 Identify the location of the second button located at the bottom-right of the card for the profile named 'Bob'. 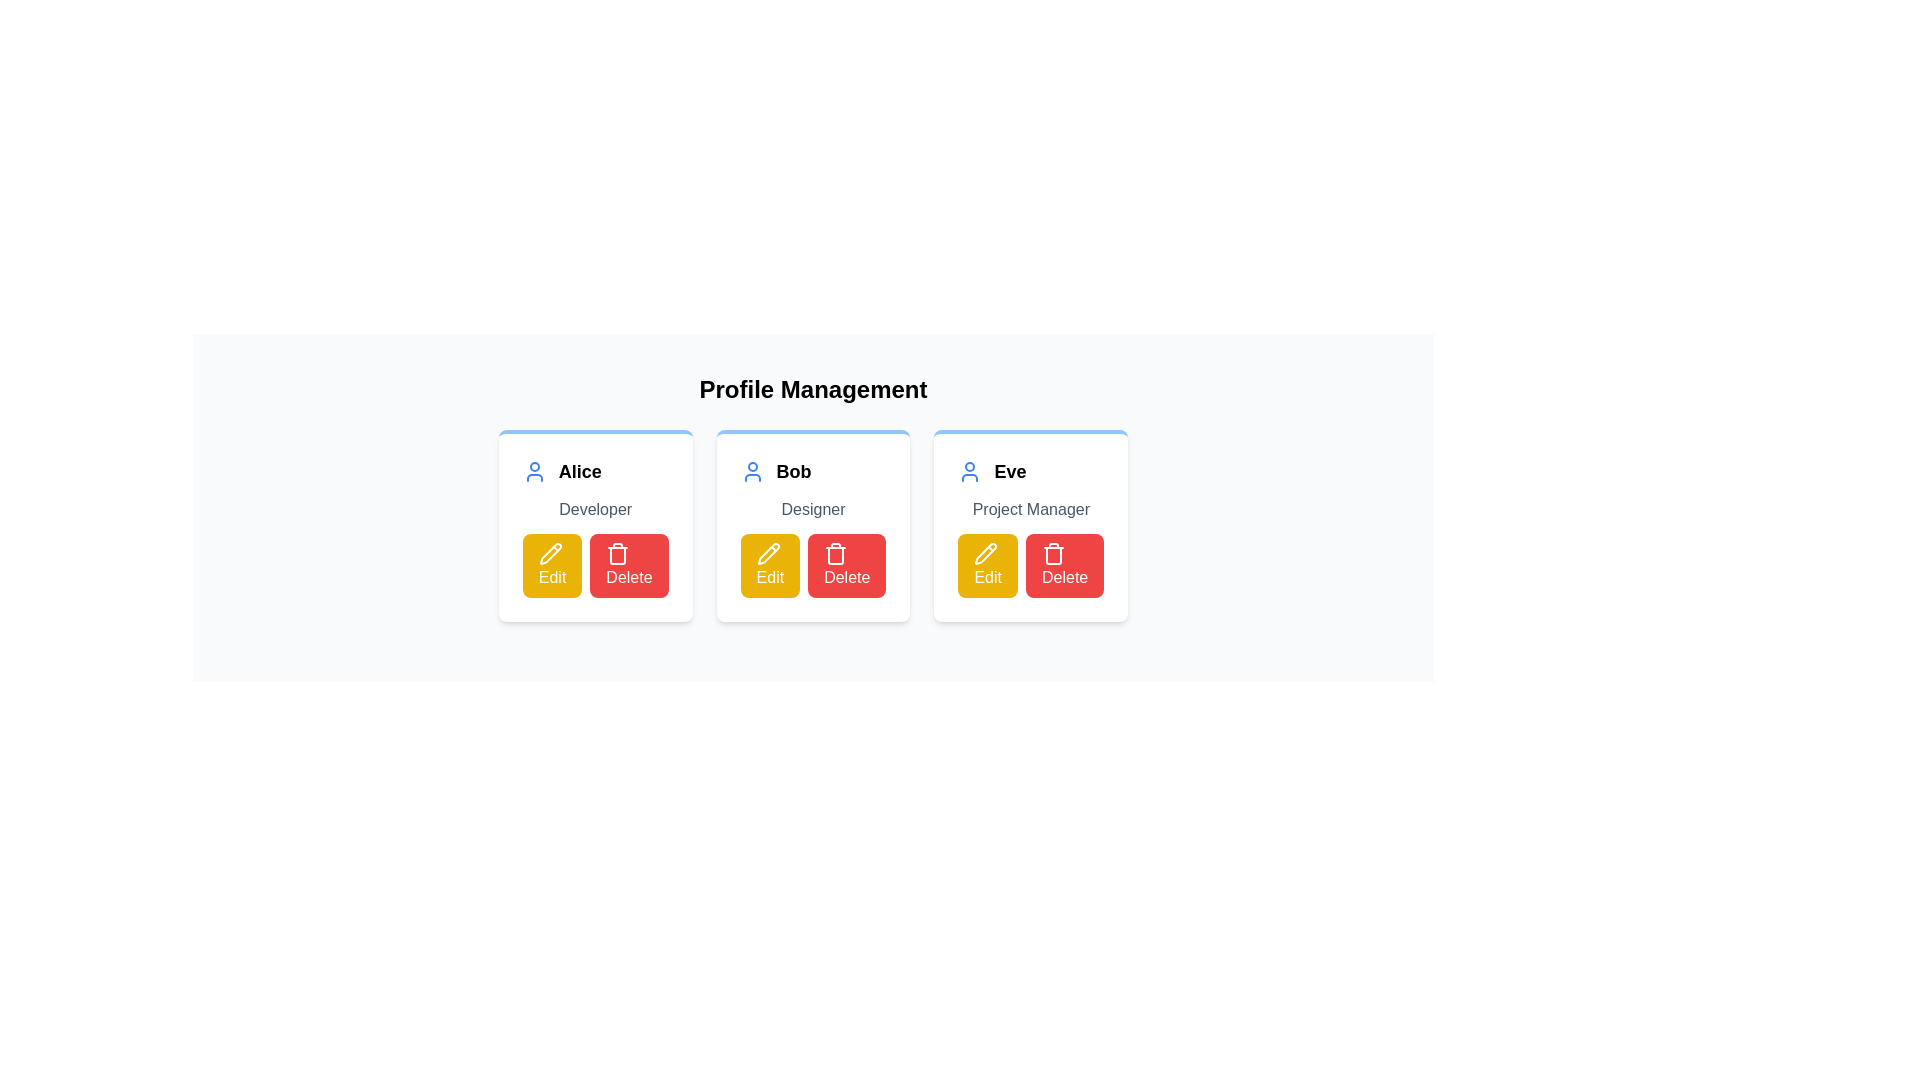
(847, 566).